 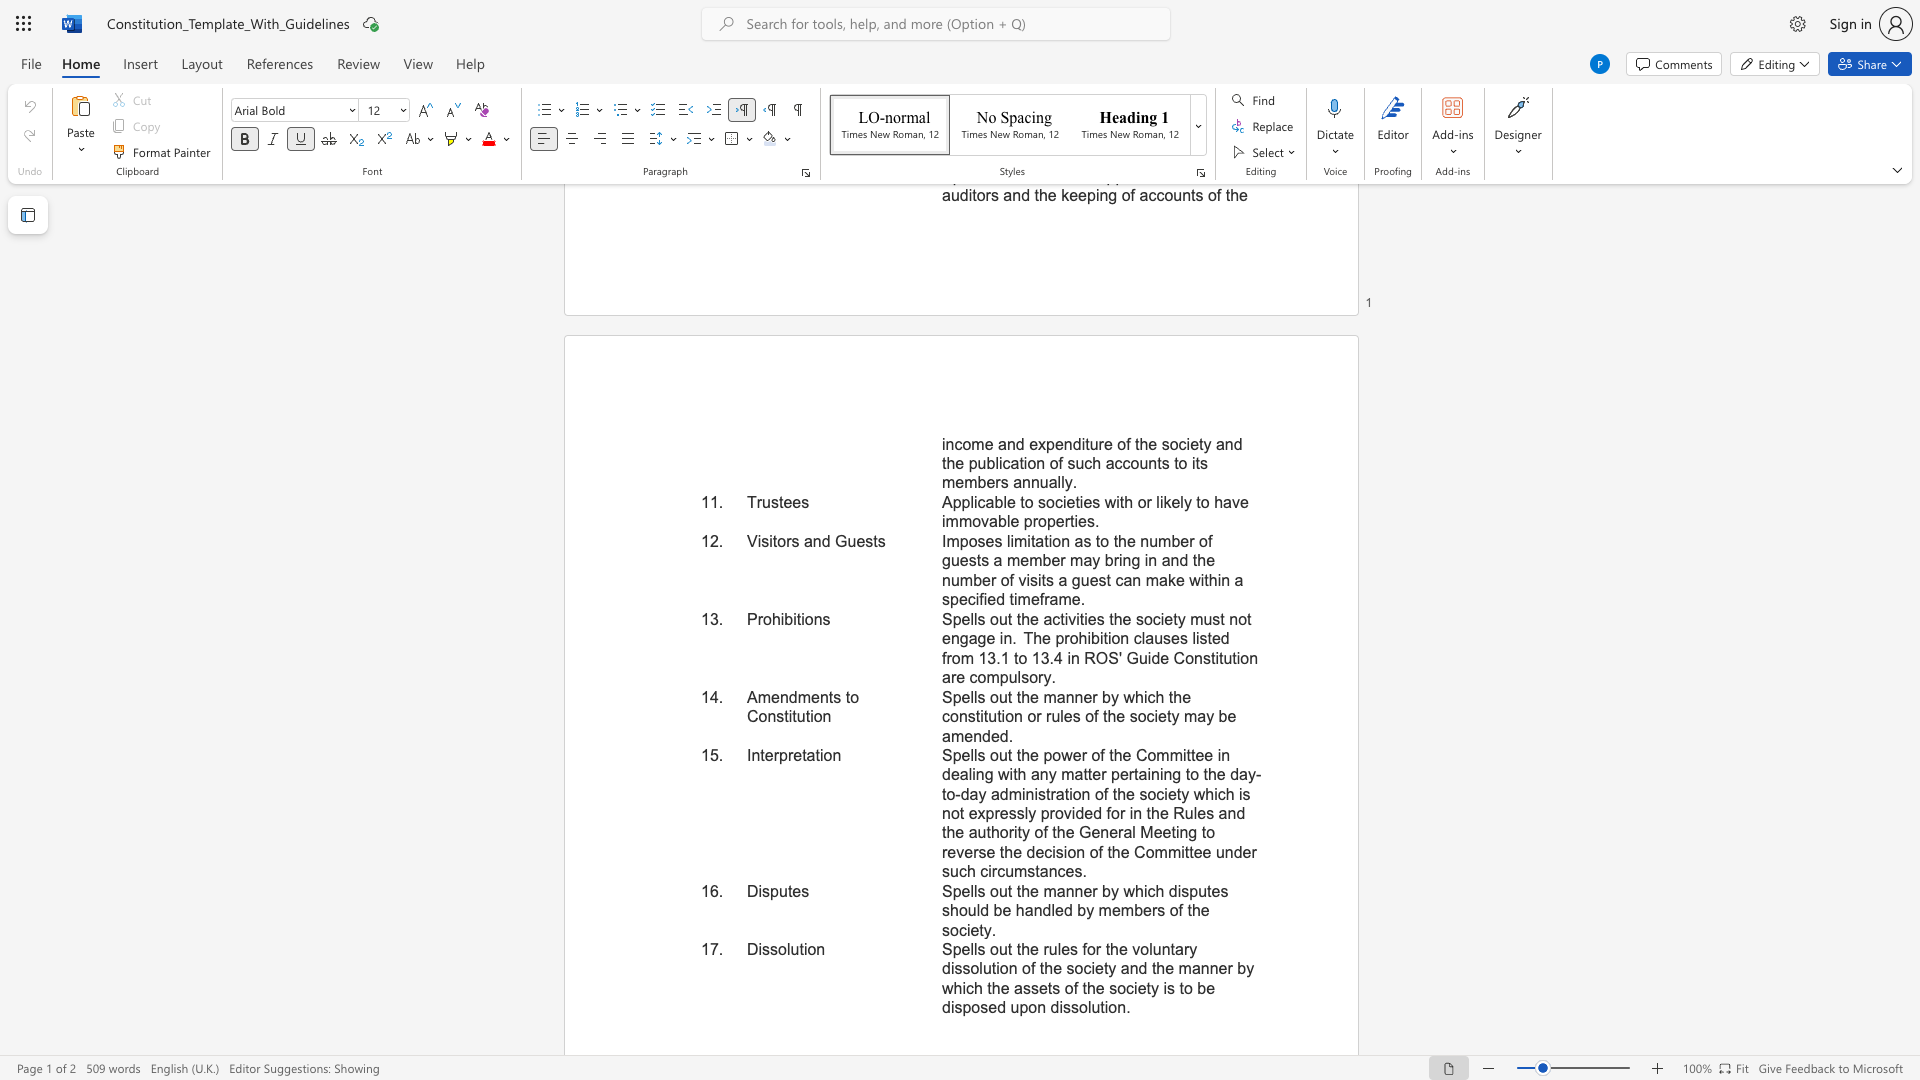 I want to click on the subset text "d upon dissolution" within the text "Spells out the rules for the voluntary dissolution of the society and the manner by which the assets of the society is to be disposed upon dissolution.", so click(x=997, y=1007).